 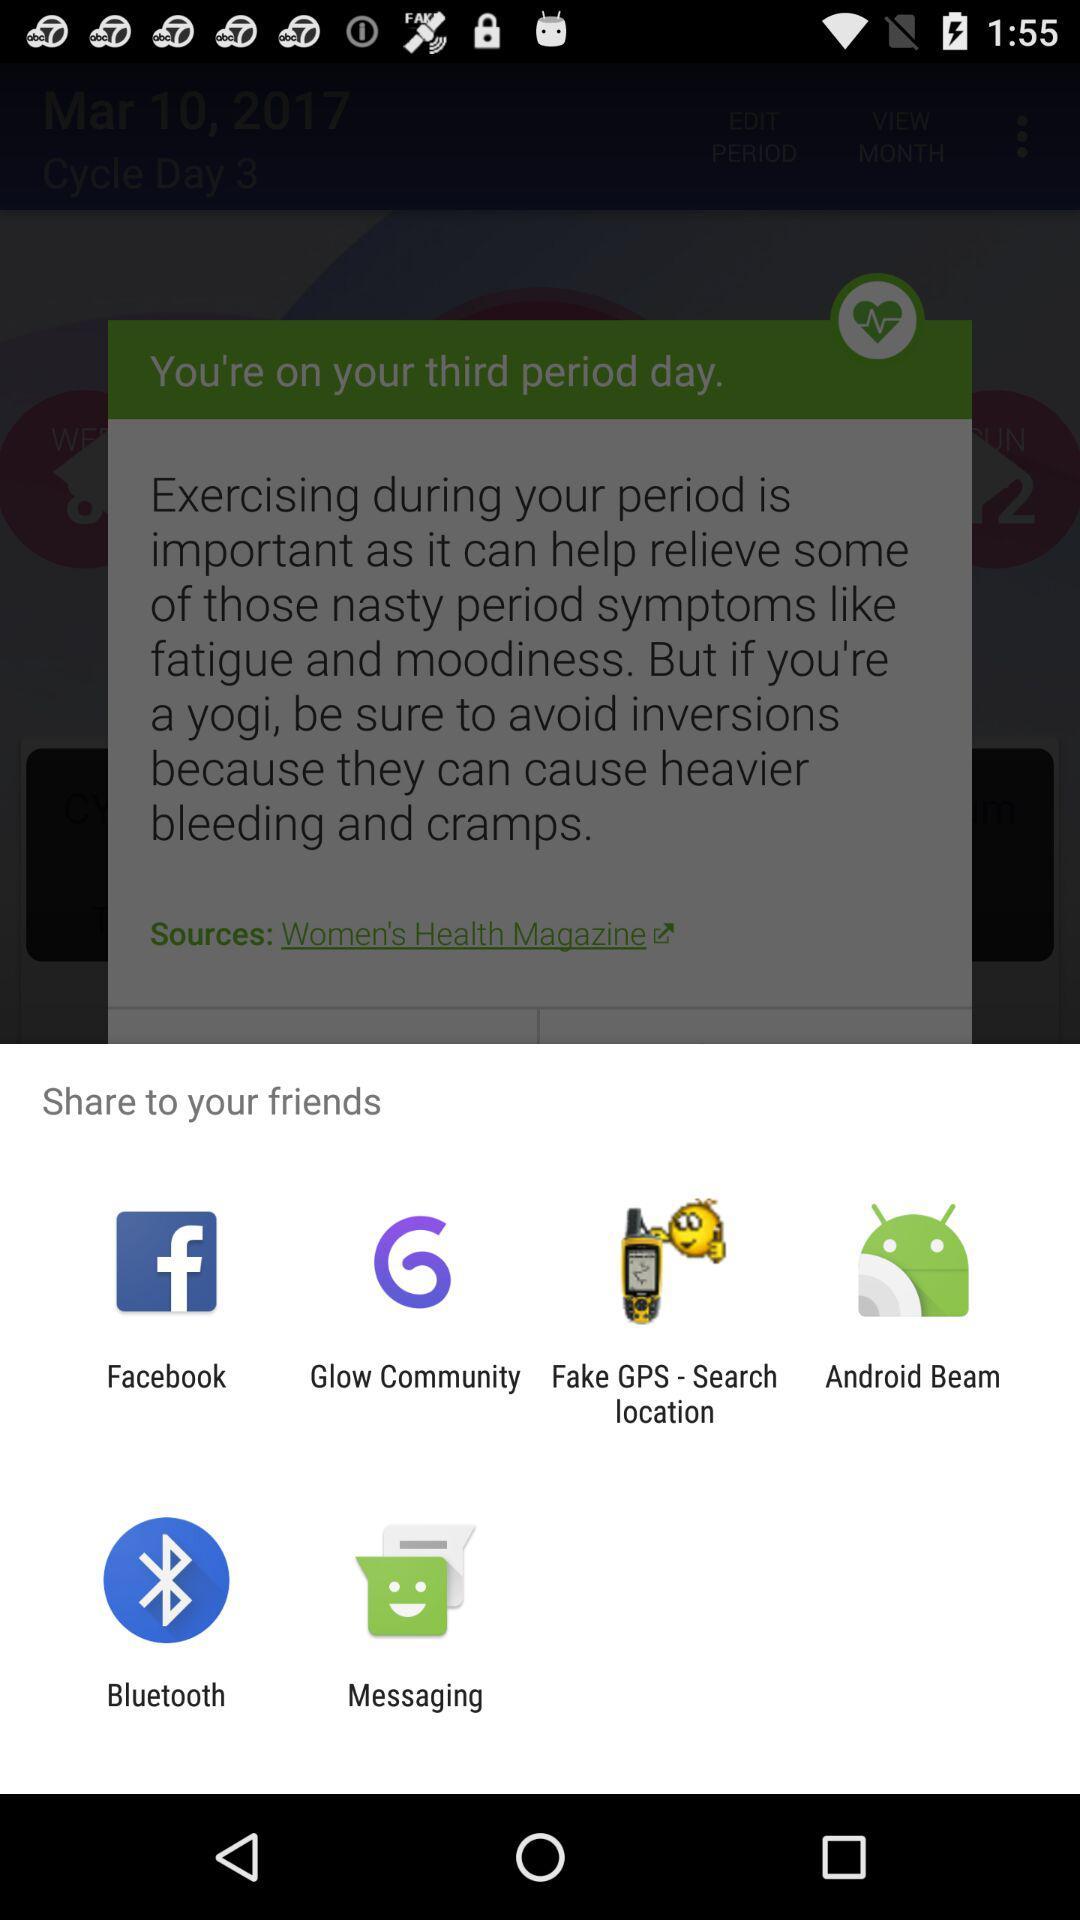 What do you see at coordinates (165, 1392) in the screenshot?
I see `the facebook item` at bounding box center [165, 1392].